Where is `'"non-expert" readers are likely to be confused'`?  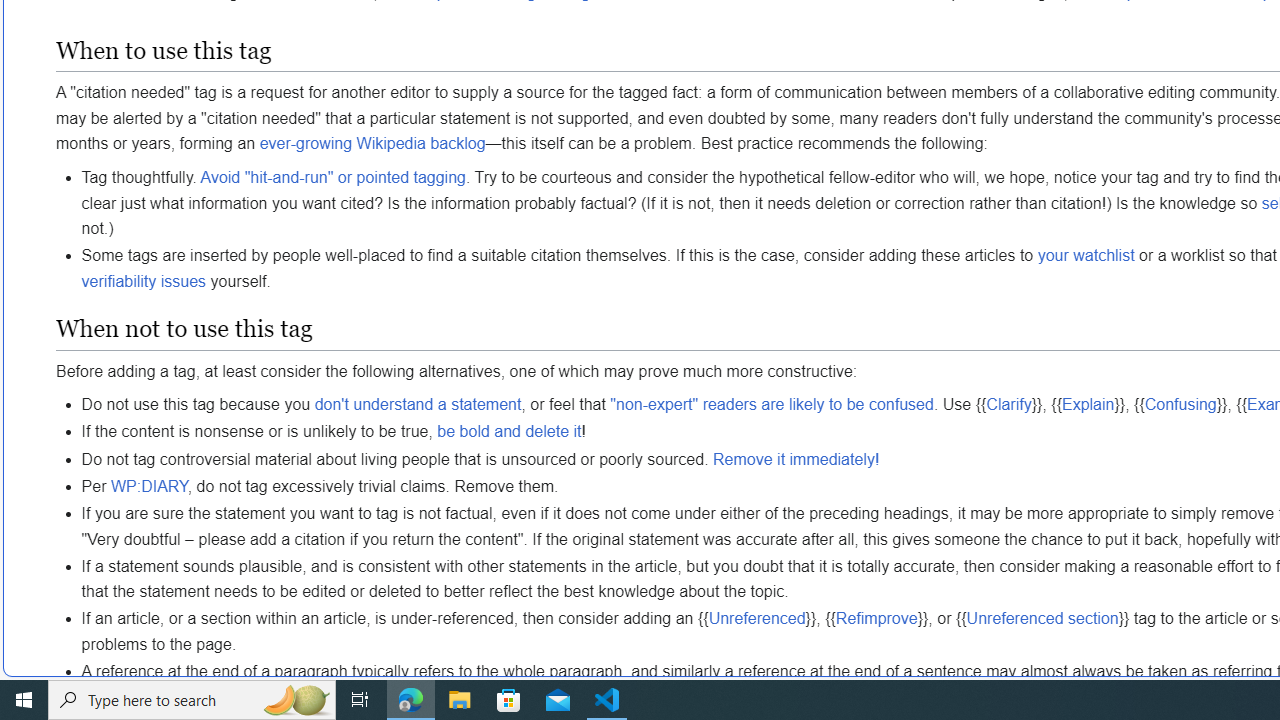
'"non-expert" readers are likely to be confused' is located at coordinates (771, 405).